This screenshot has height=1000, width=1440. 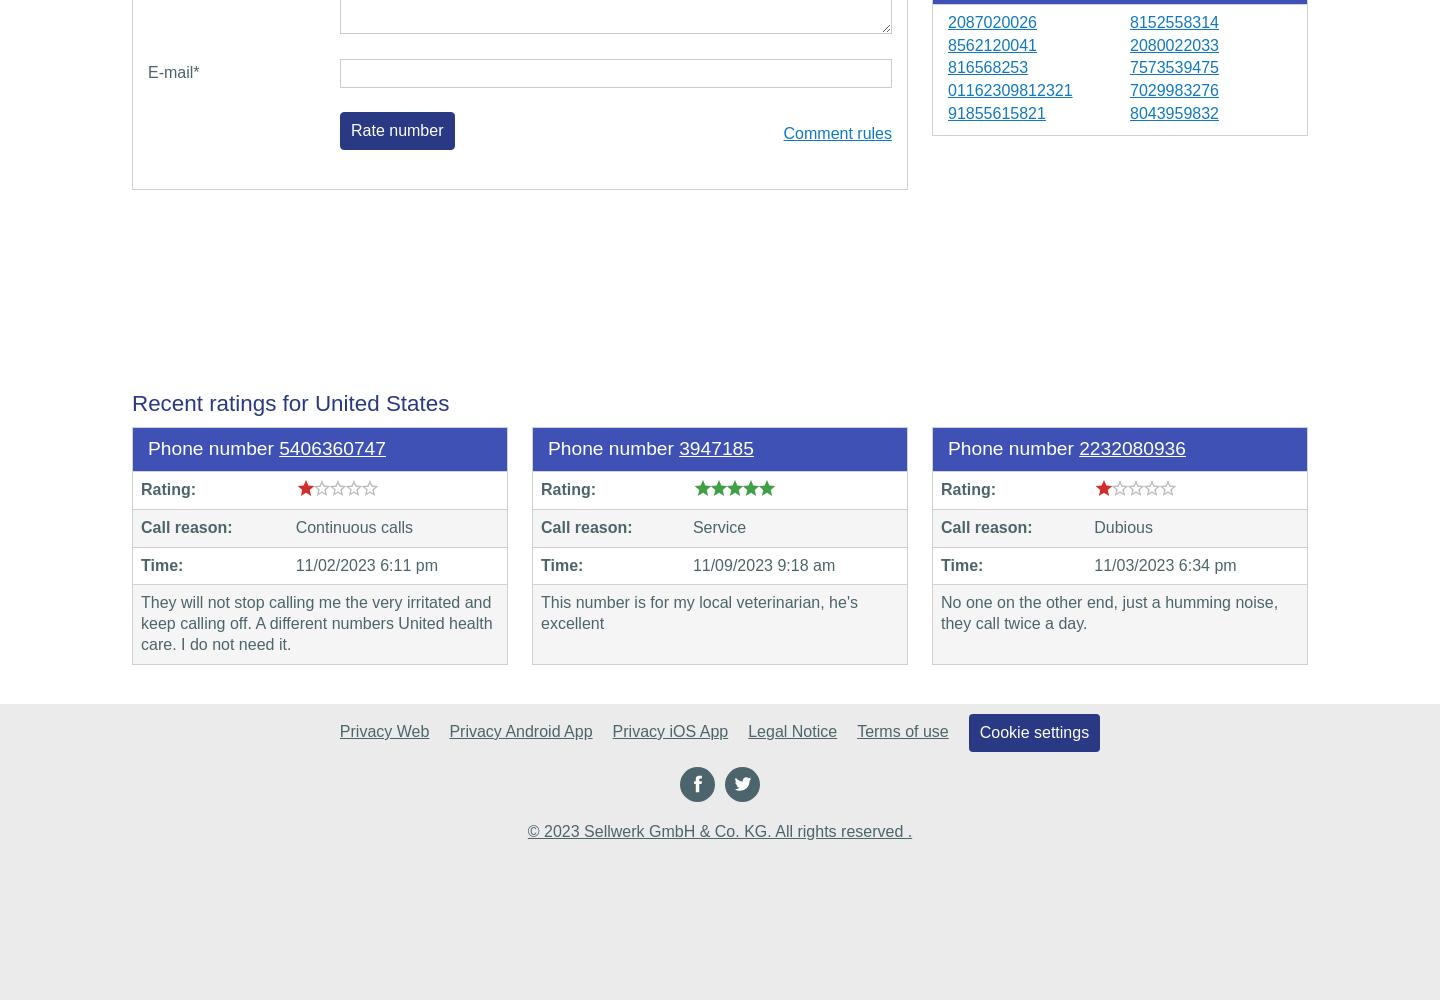 What do you see at coordinates (353, 526) in the screenshot?
I see `'Continuous calls'` at bounding box center [353, 526].